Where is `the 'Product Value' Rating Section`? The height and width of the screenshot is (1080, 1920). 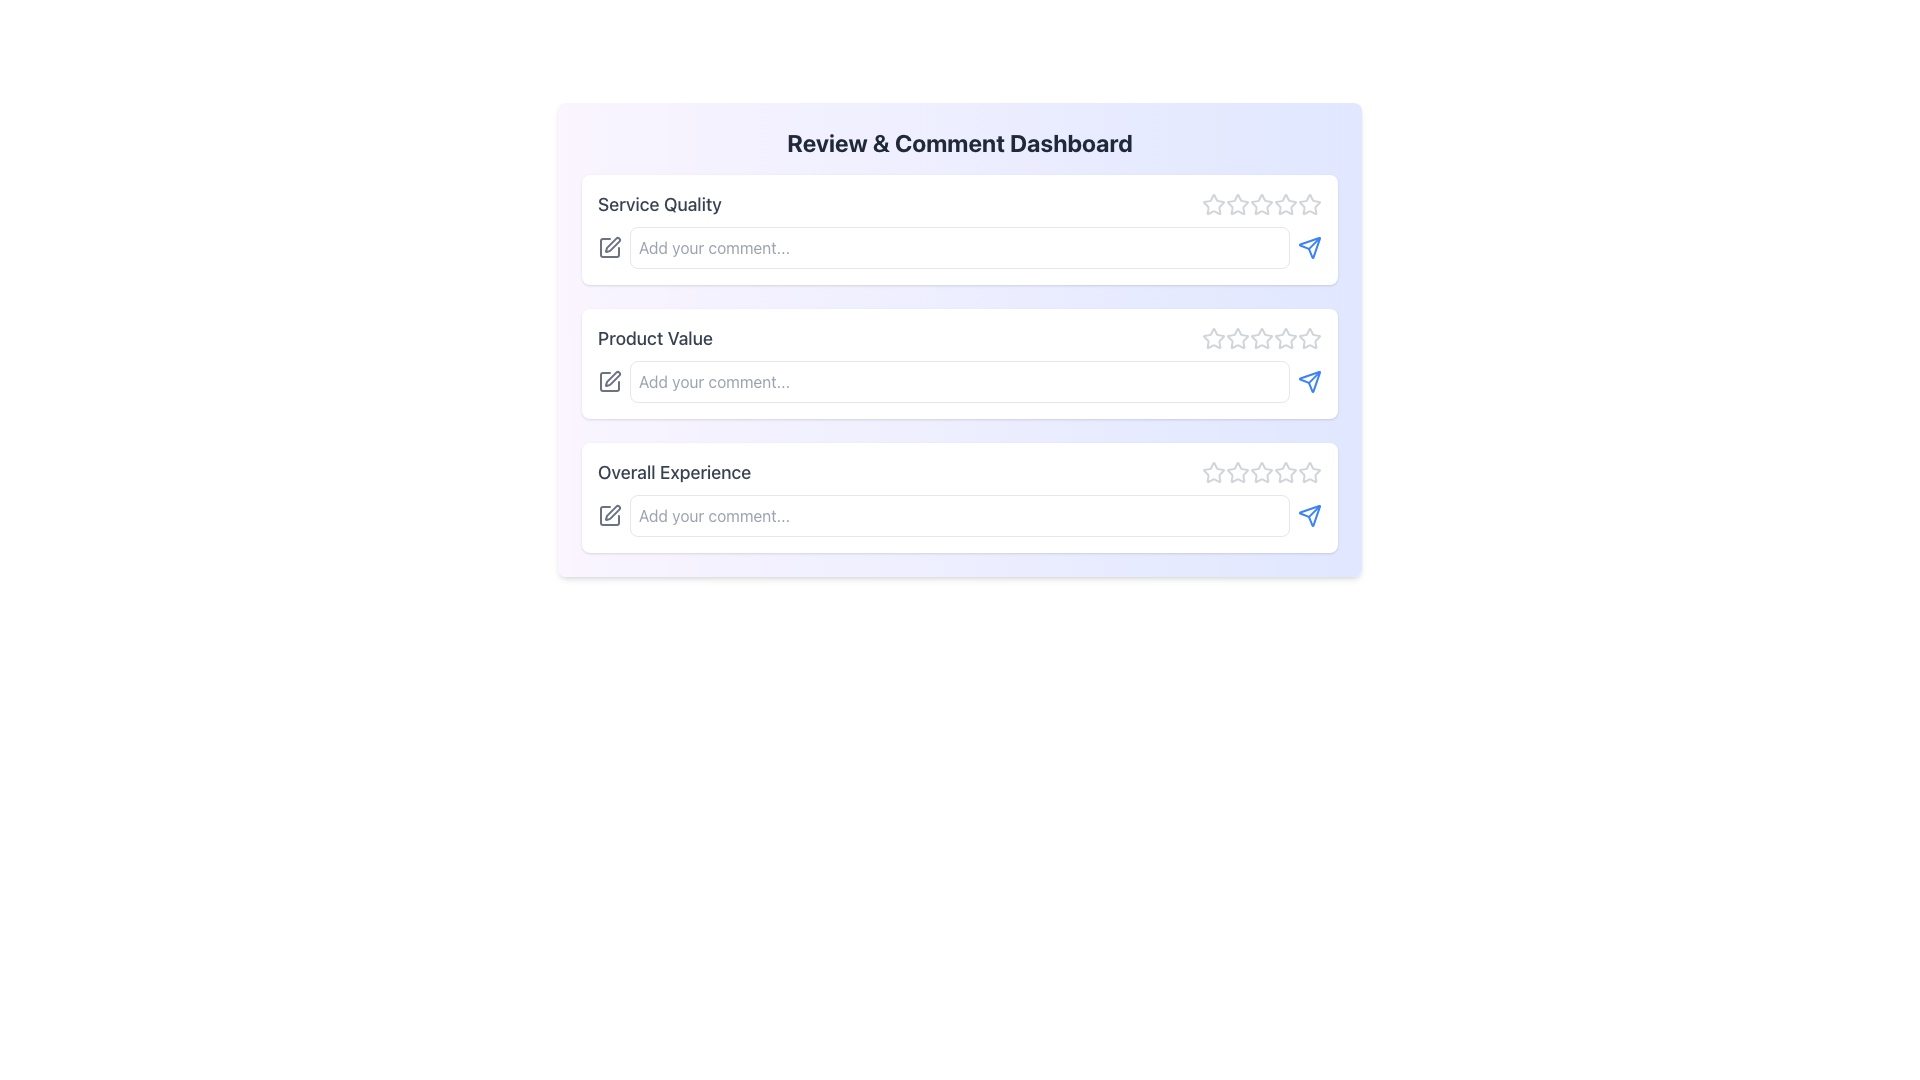
the 'Product Value' Rating Section is located at coordinates (960, 338).